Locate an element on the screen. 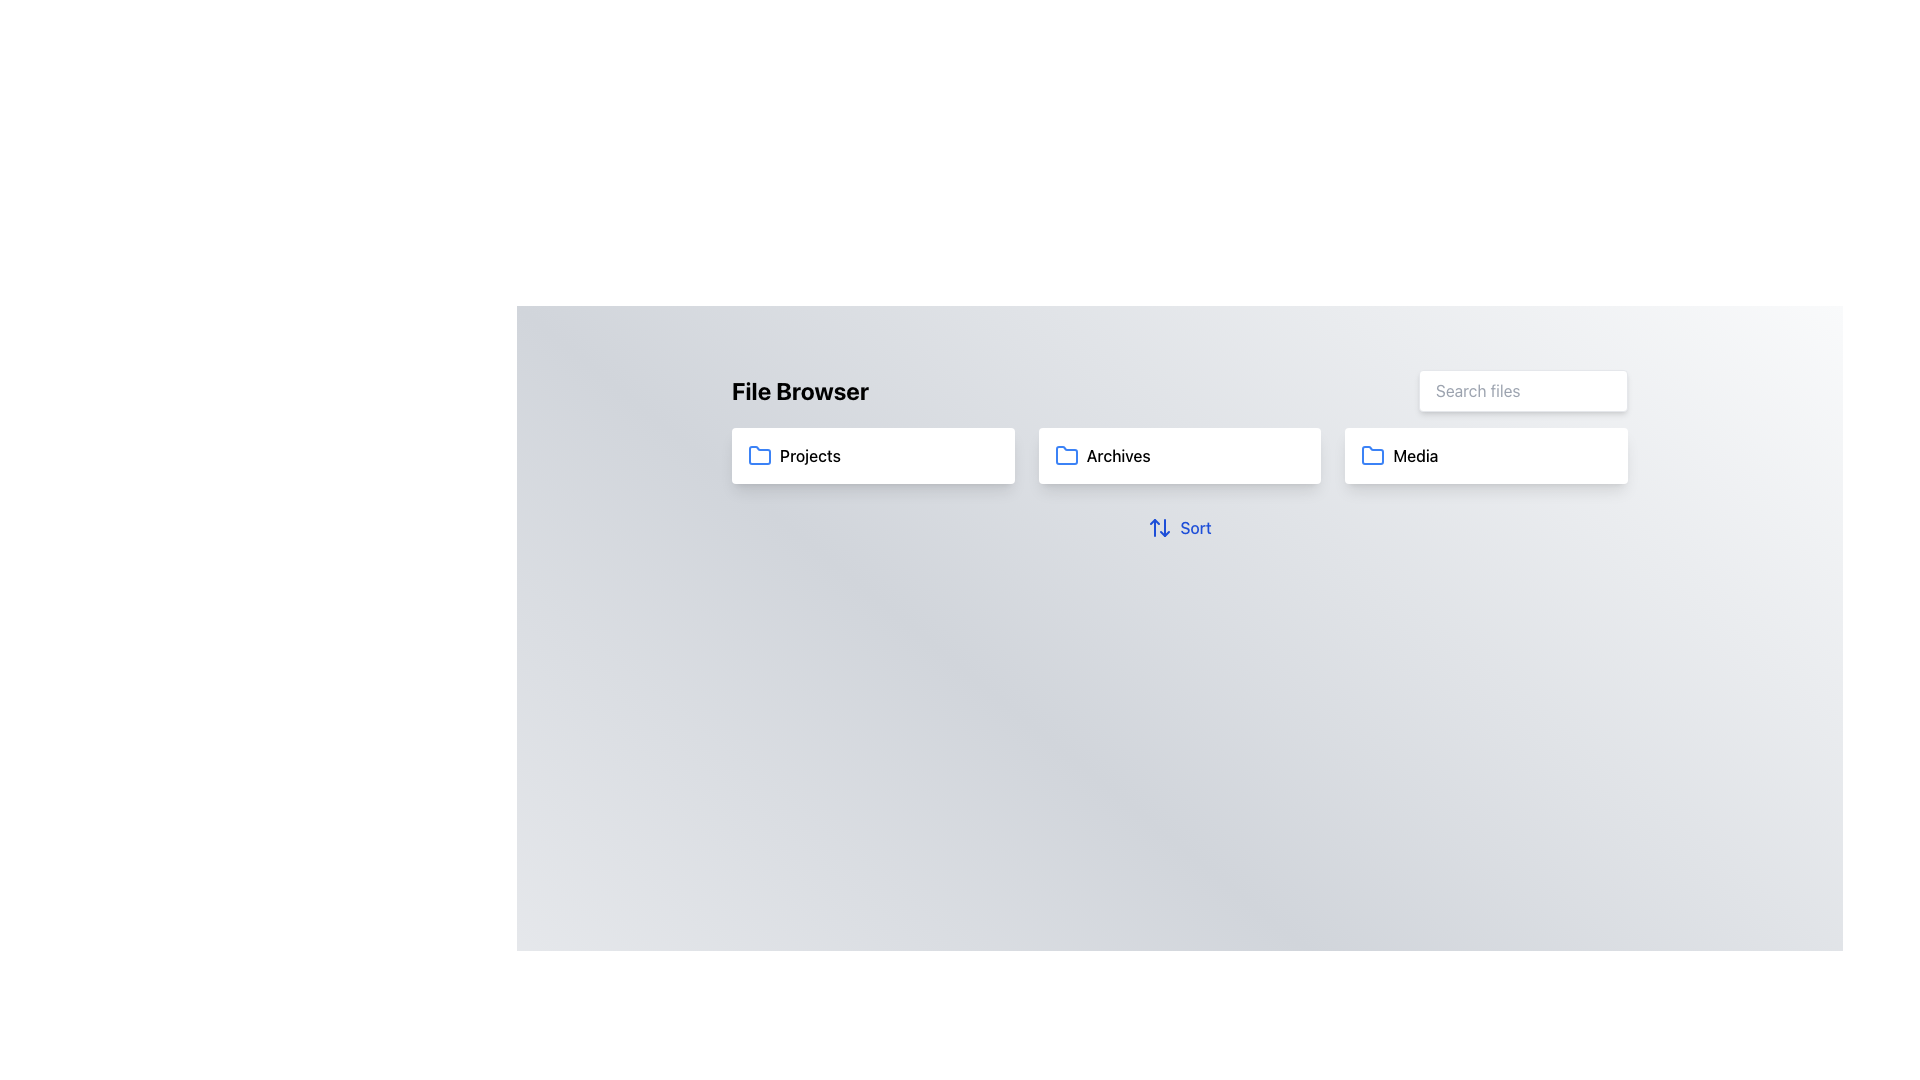 This screenshot has height=1080, width=1920. the 'Sort' button, which is blue and features an arrow icon is located at coordinates (1180, 527).